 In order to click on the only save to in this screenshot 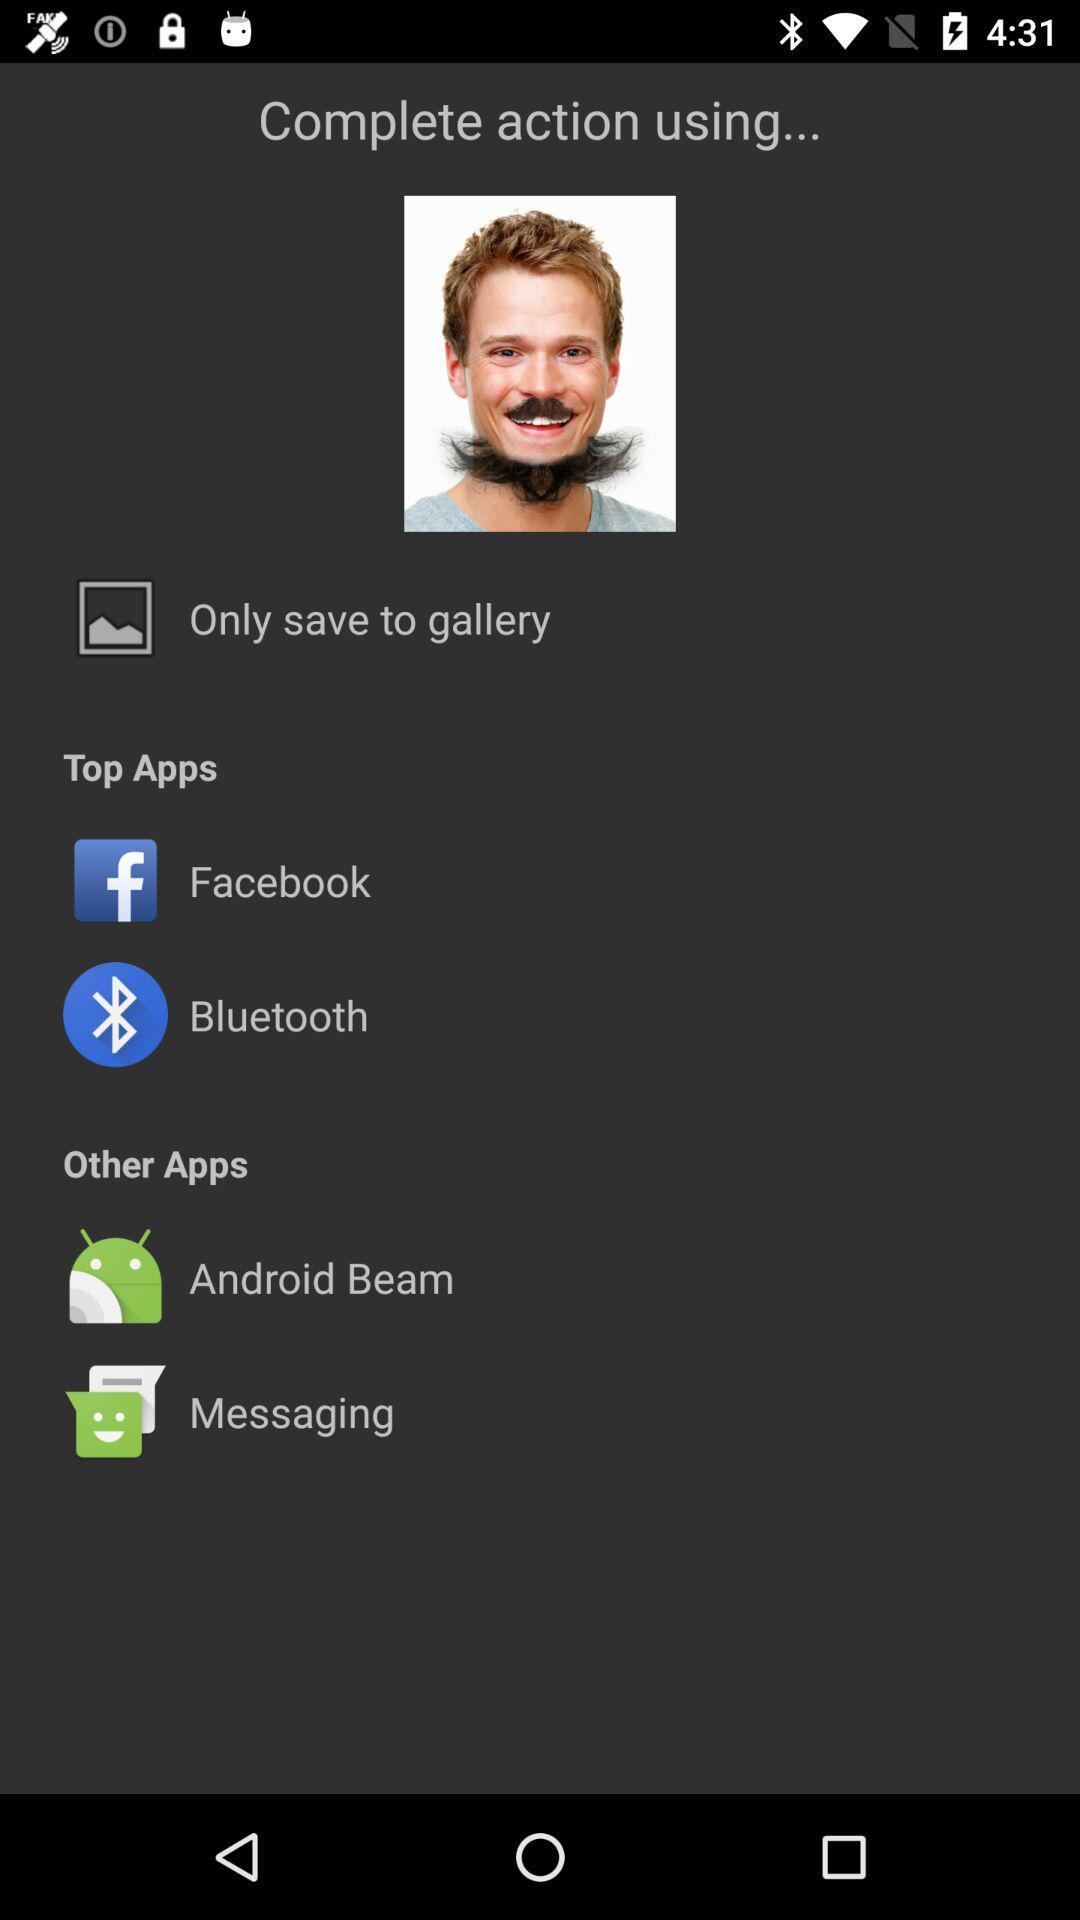, I will do `click(370, 617)`.